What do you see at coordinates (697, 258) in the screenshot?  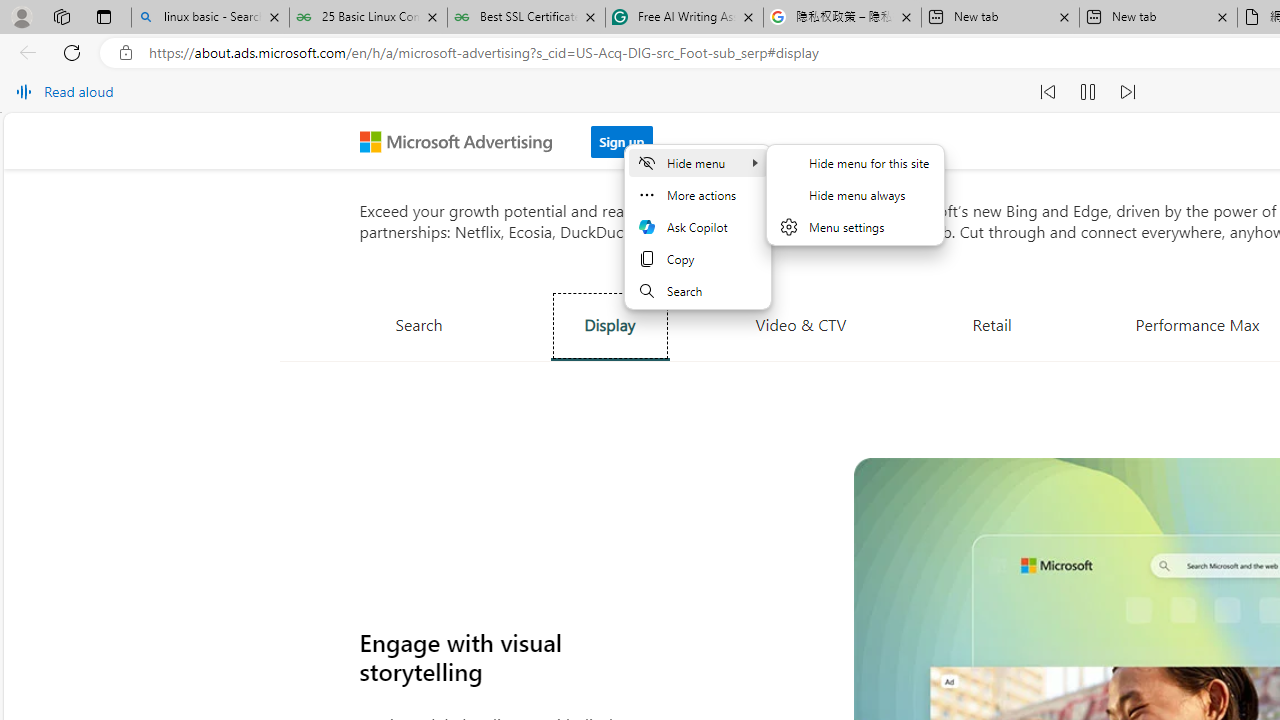 I see `'Copy'` at bounding box center [697, 258].